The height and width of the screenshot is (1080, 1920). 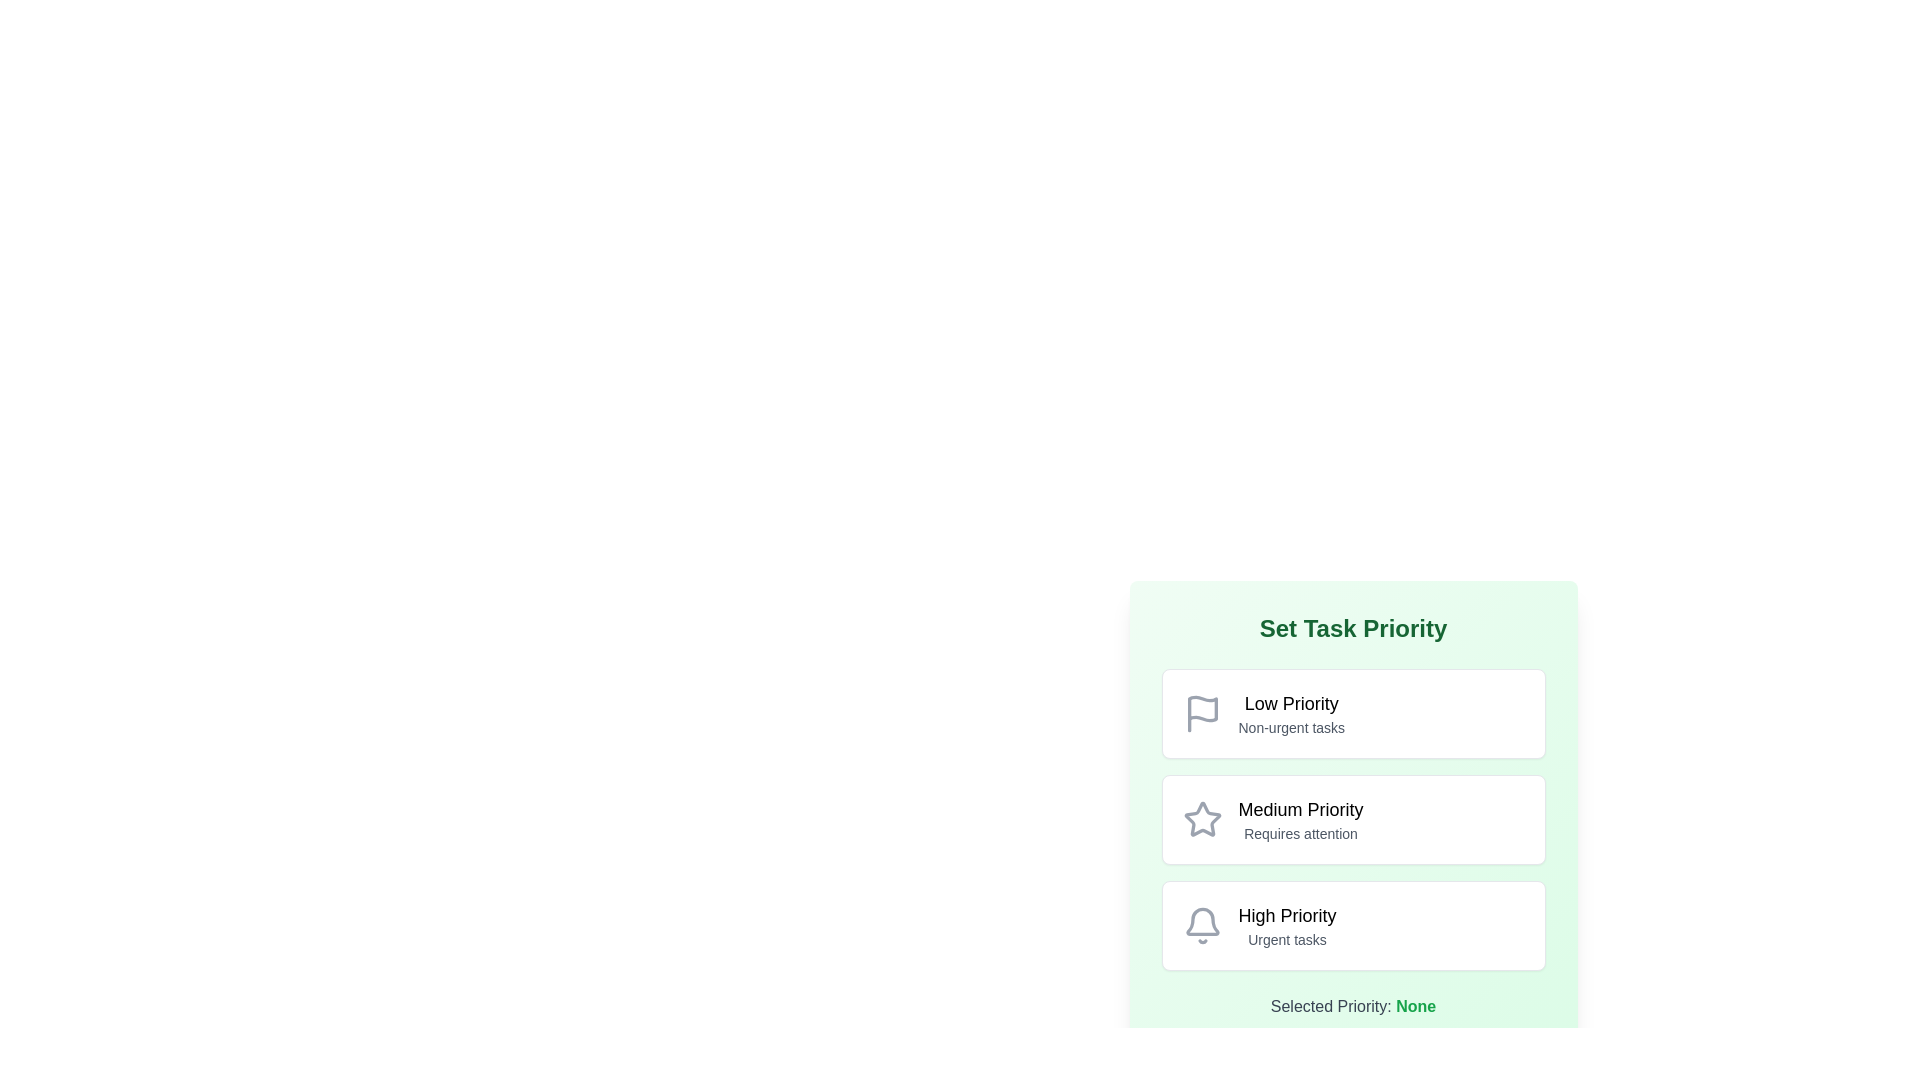 I want to click on the 'Low Priority' label which displays 'Non-urgent tasks', so click(x=1291, y=712).